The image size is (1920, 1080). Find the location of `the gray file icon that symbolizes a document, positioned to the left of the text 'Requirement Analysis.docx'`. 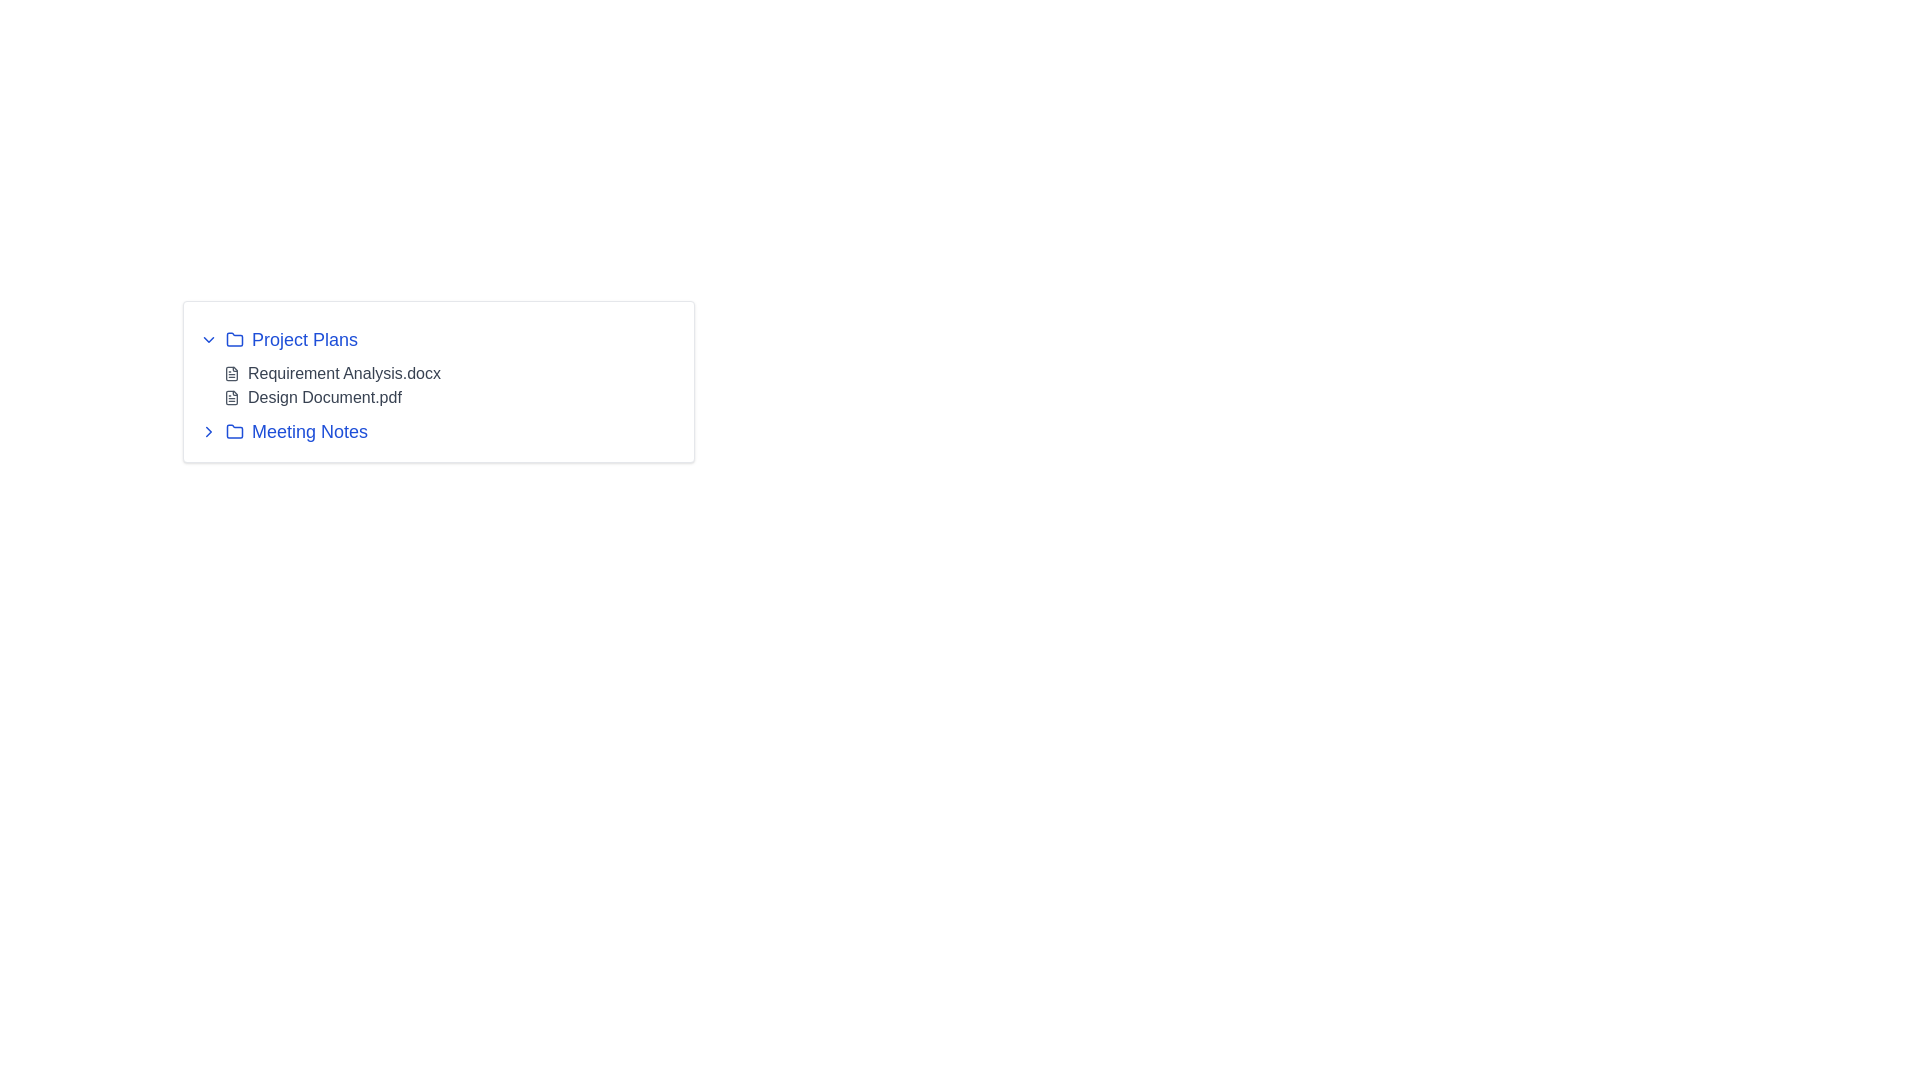

the gray file icon that symbolizes a document, positioned to the left of the text 'Requirement Analysis.docx' is located at coordinates (231, 374).